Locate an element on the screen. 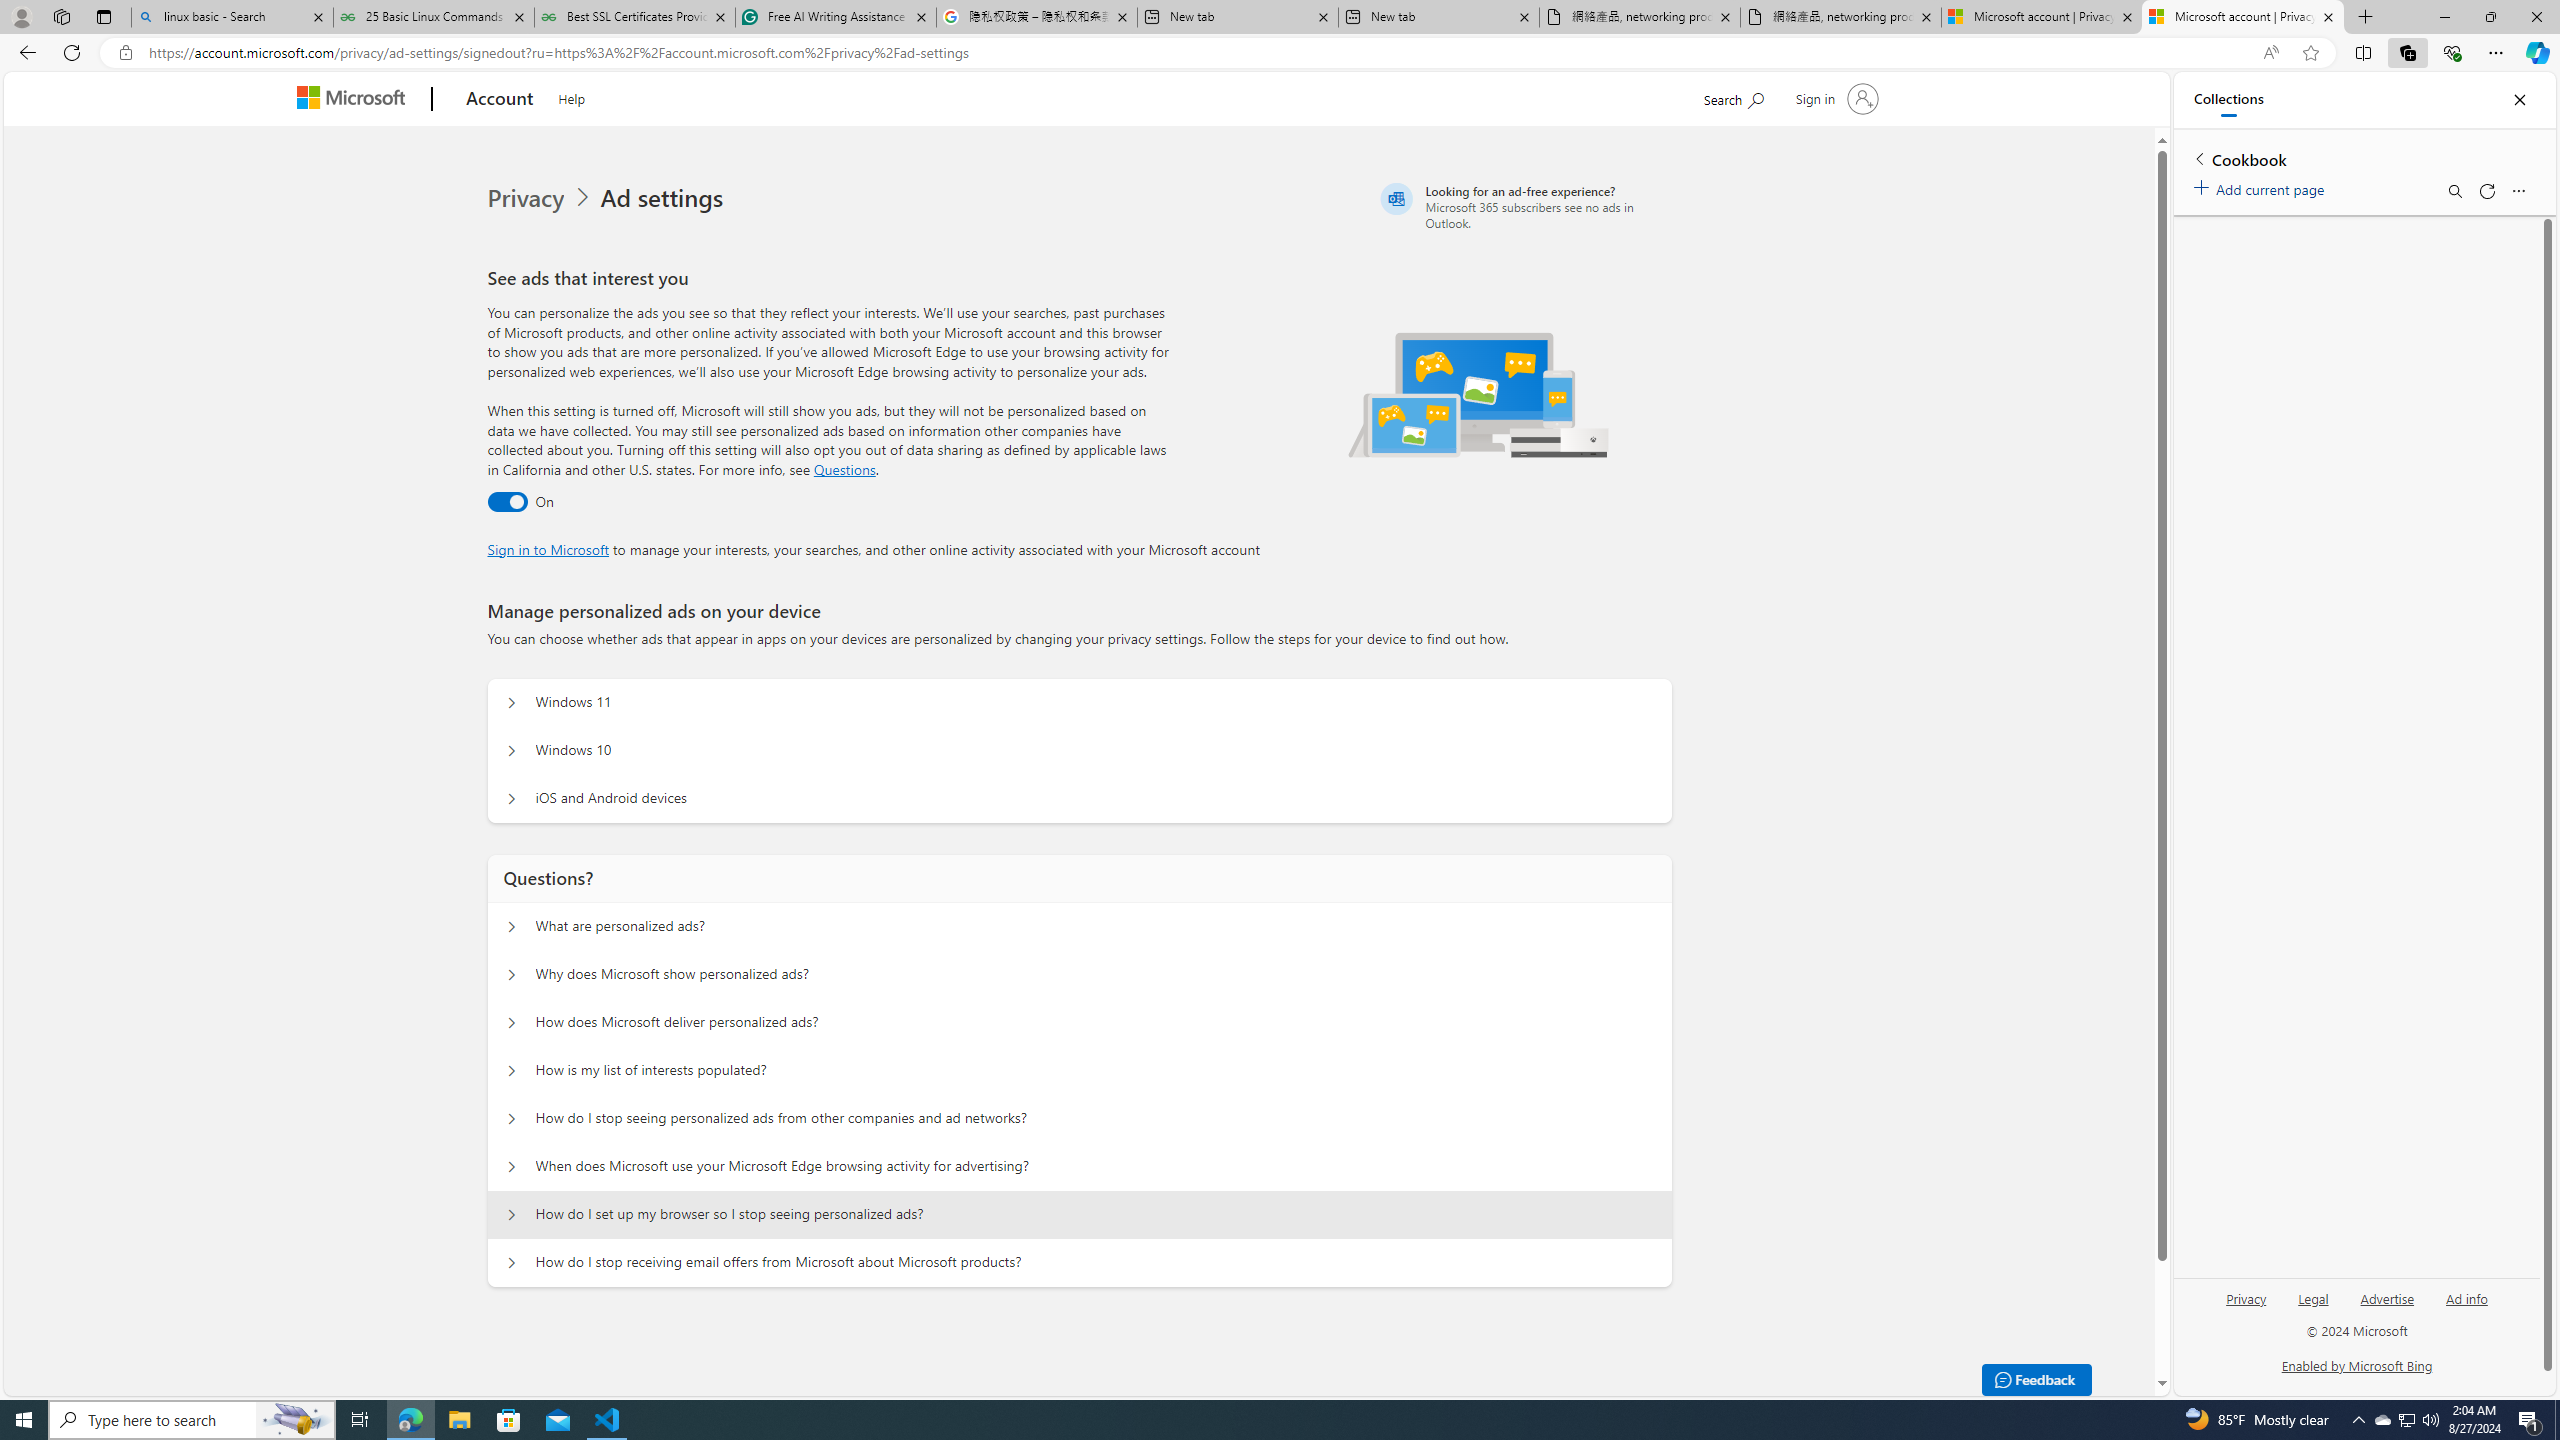  'Sign in to your account' is located at coordinates (1834, 97).